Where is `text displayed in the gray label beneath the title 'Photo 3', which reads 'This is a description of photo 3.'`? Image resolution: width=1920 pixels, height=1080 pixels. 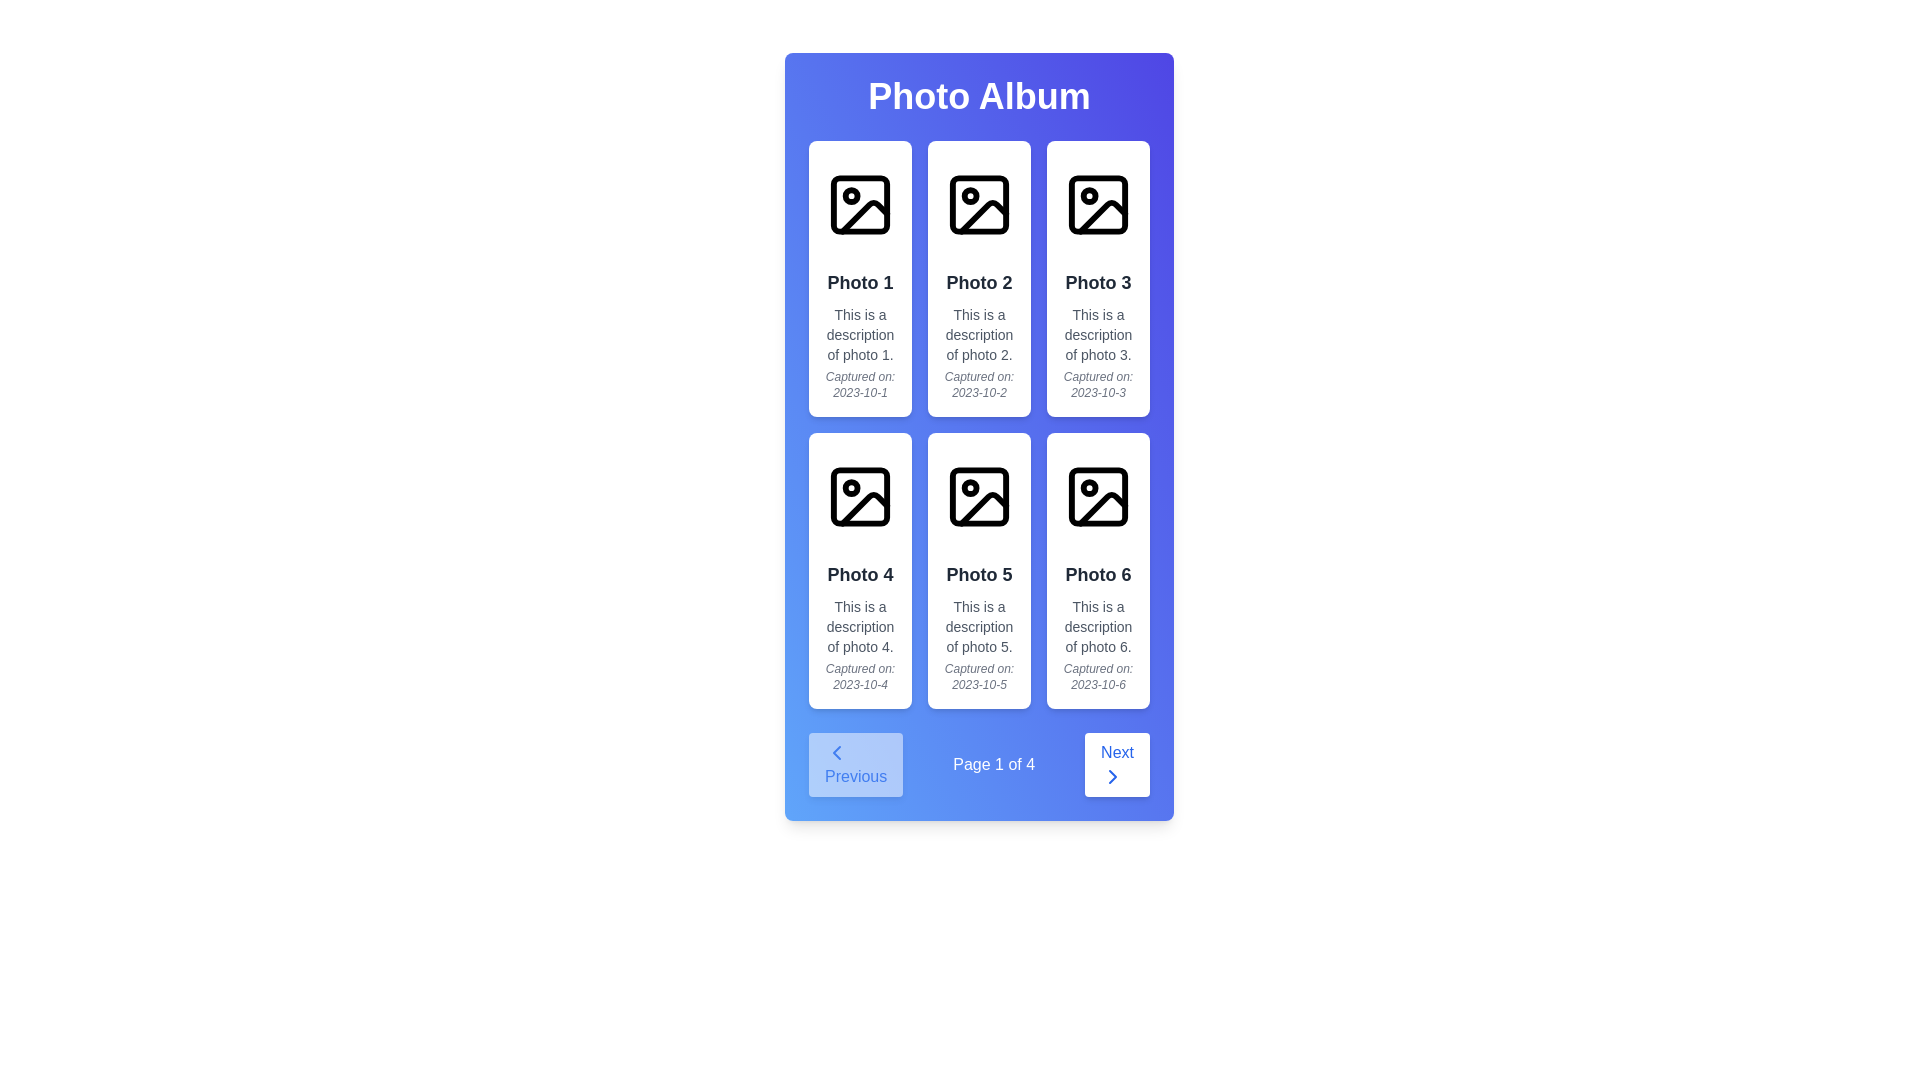 text displayed in the gray label beneath the title 'Photo 3', which reads 'This is a description of photo 3.' is located at coordinates (1097, 334).